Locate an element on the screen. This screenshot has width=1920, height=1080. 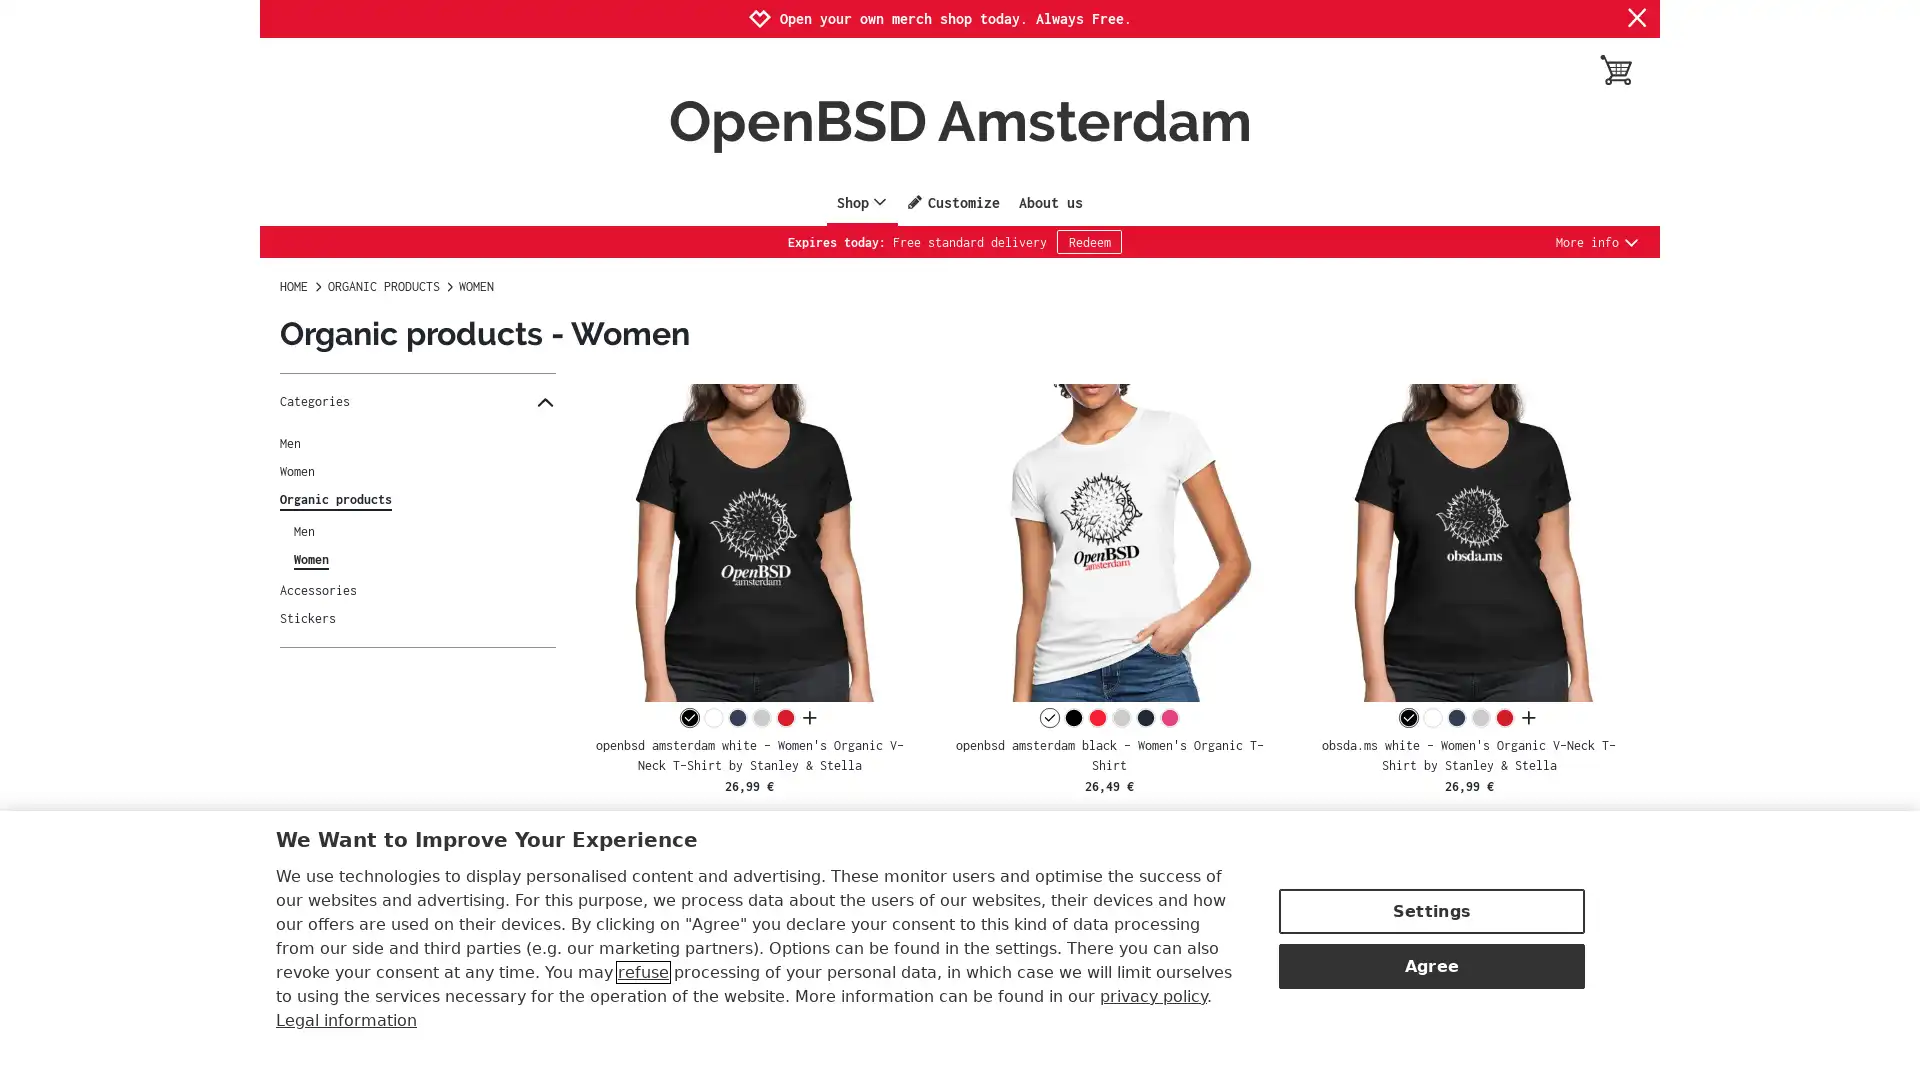
neon pink is located at coordinates (1169, 717).